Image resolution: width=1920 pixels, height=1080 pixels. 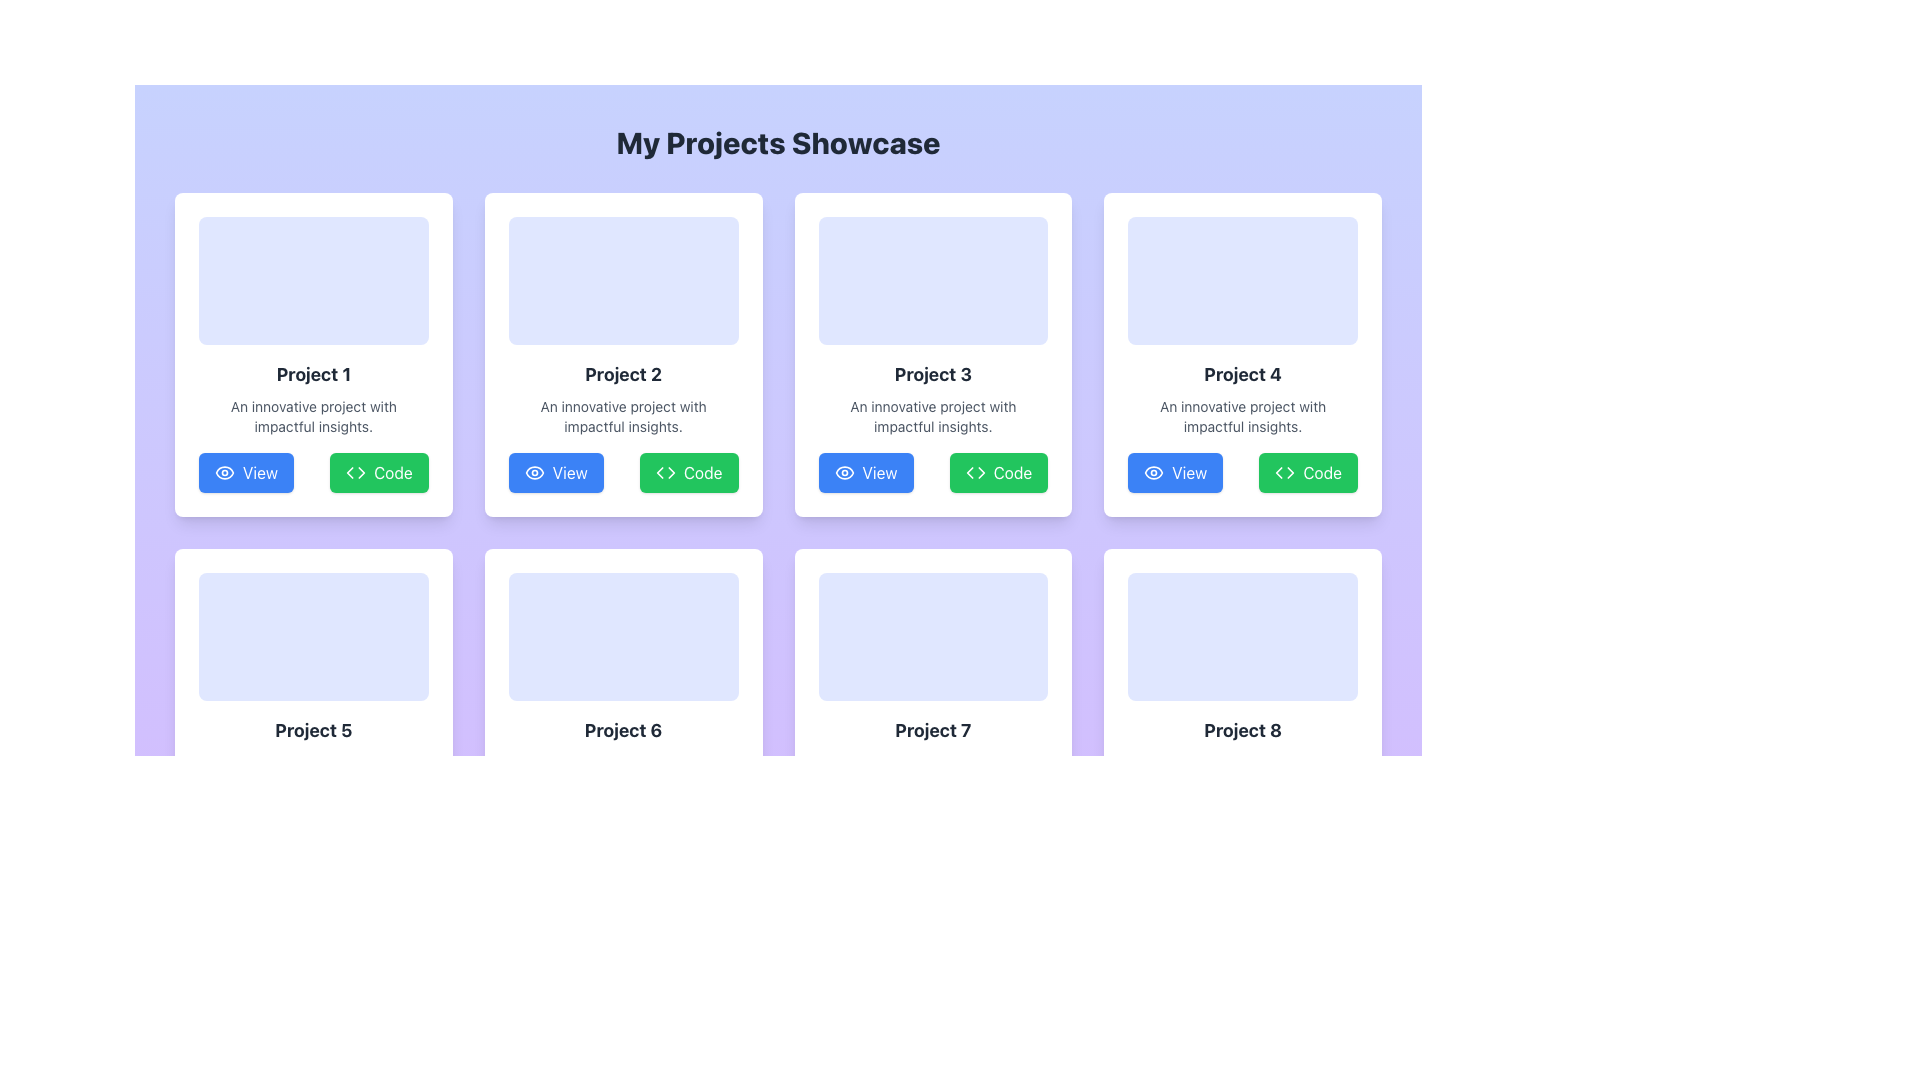 I want to click on the eye icon for the 'View' button located in the card for 'Project 2' in the second column of the top row of the grid layout, so click(x=225, y=473).